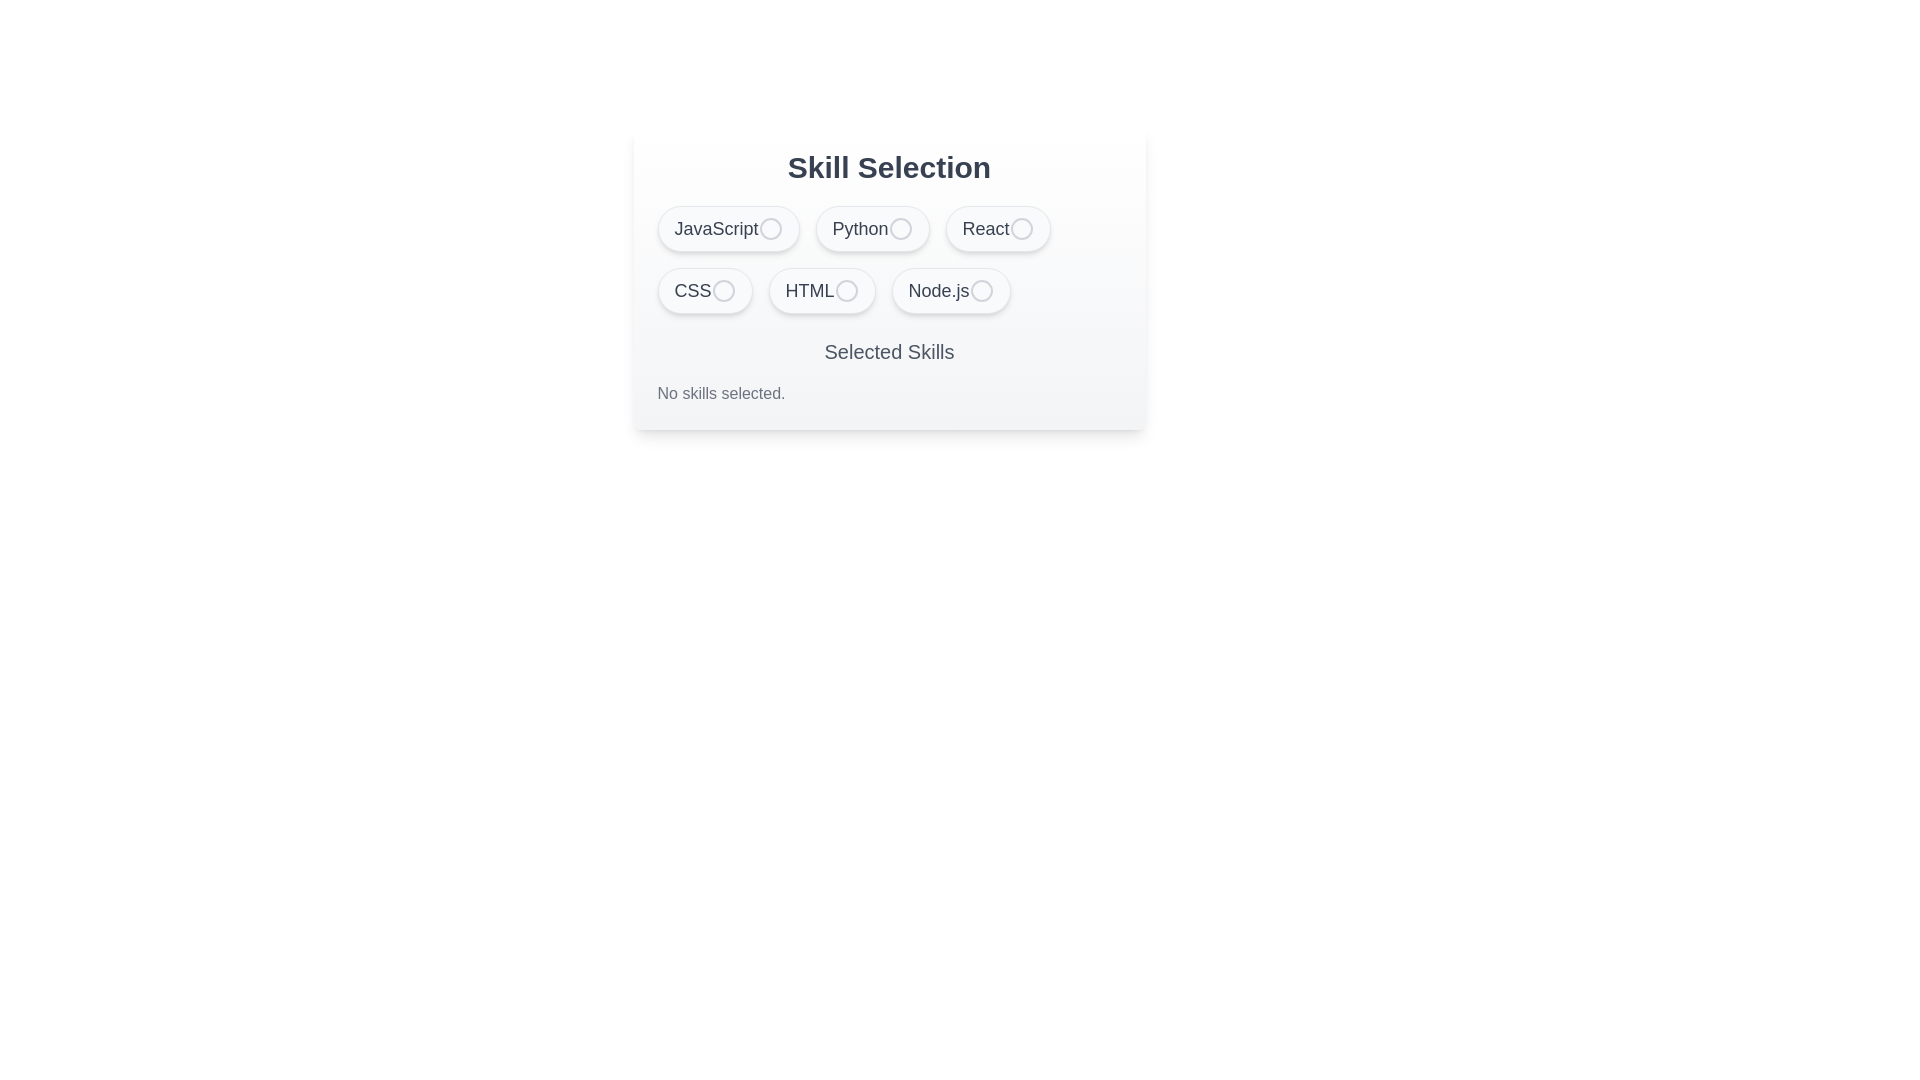  I want to click on the static text indicating that no skills are currently selected by the user, located in the 'Selected Skills' area beneath the skill selection options, so click(720, 393).